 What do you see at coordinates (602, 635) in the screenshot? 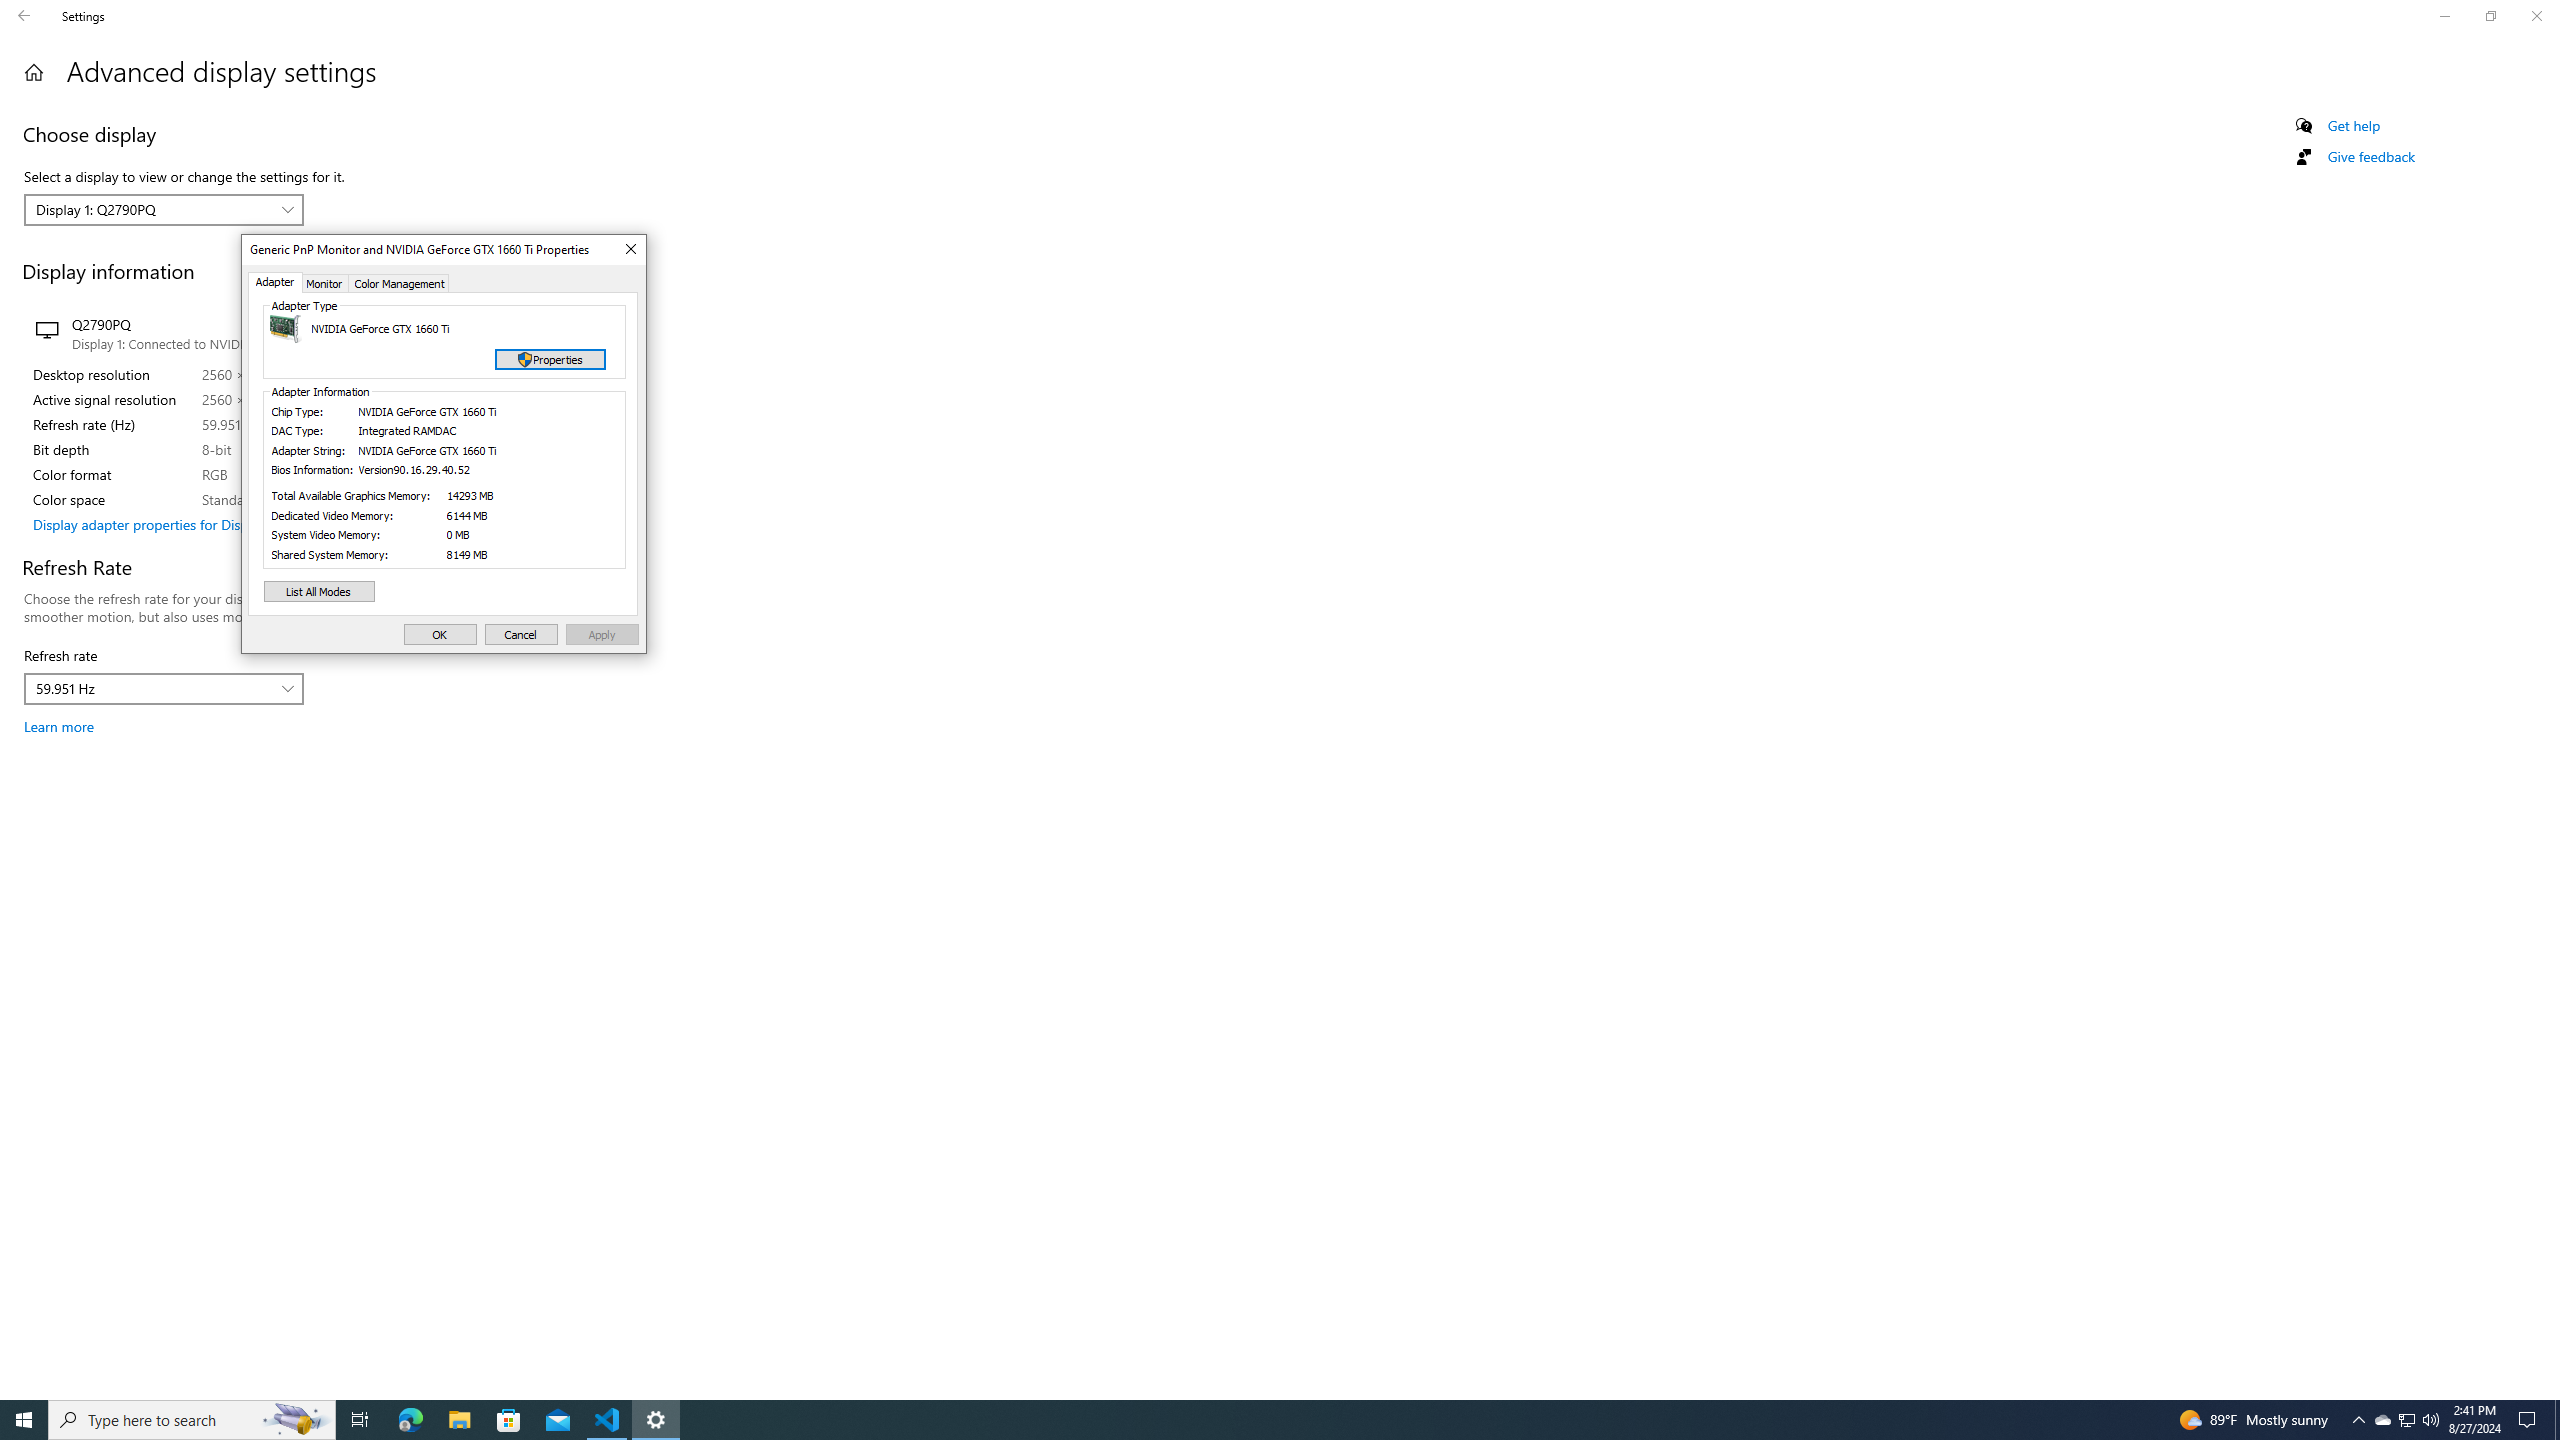
I see `'Apply'` at bounding box center [602, 635].